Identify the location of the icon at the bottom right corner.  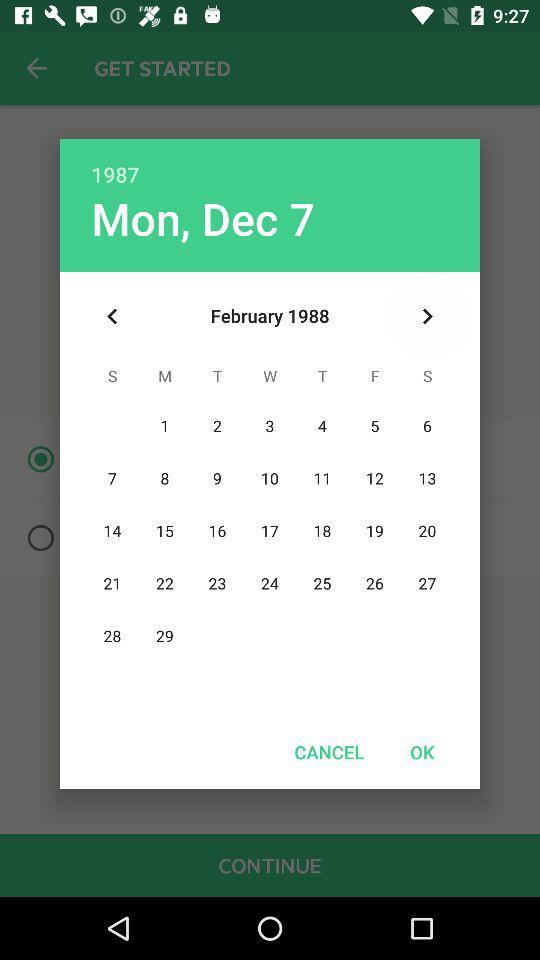
(421, 751).